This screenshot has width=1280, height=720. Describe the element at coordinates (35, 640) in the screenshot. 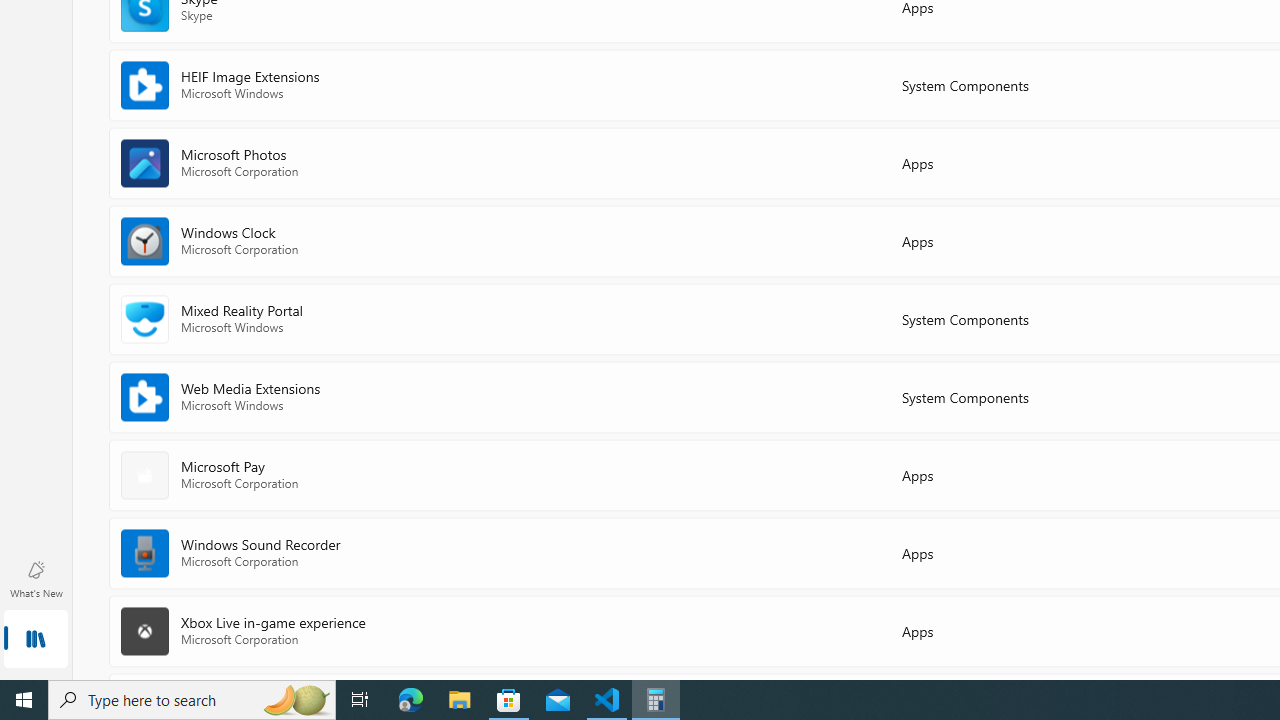

I see `'Library'` at that location.